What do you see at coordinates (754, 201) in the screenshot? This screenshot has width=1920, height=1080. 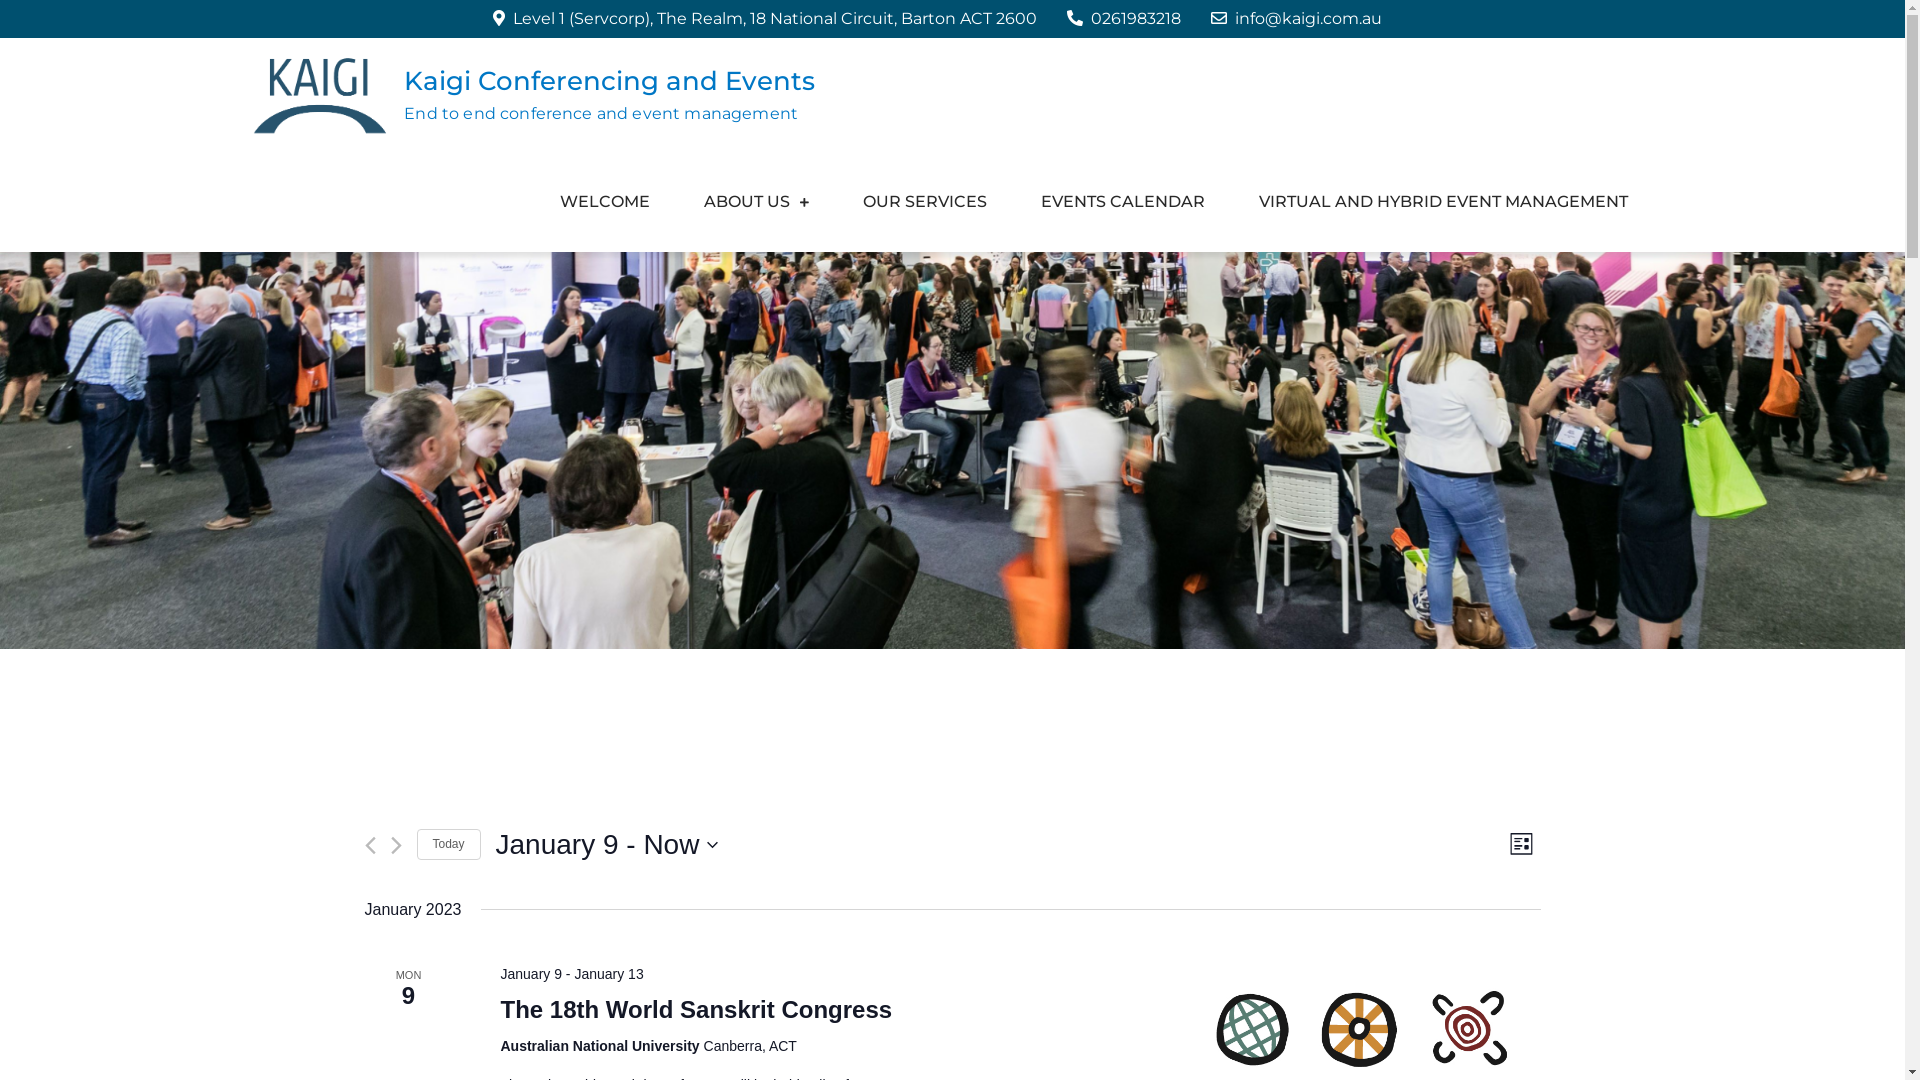 I see `'ABOUT US'` at bounding box center [754, 201].